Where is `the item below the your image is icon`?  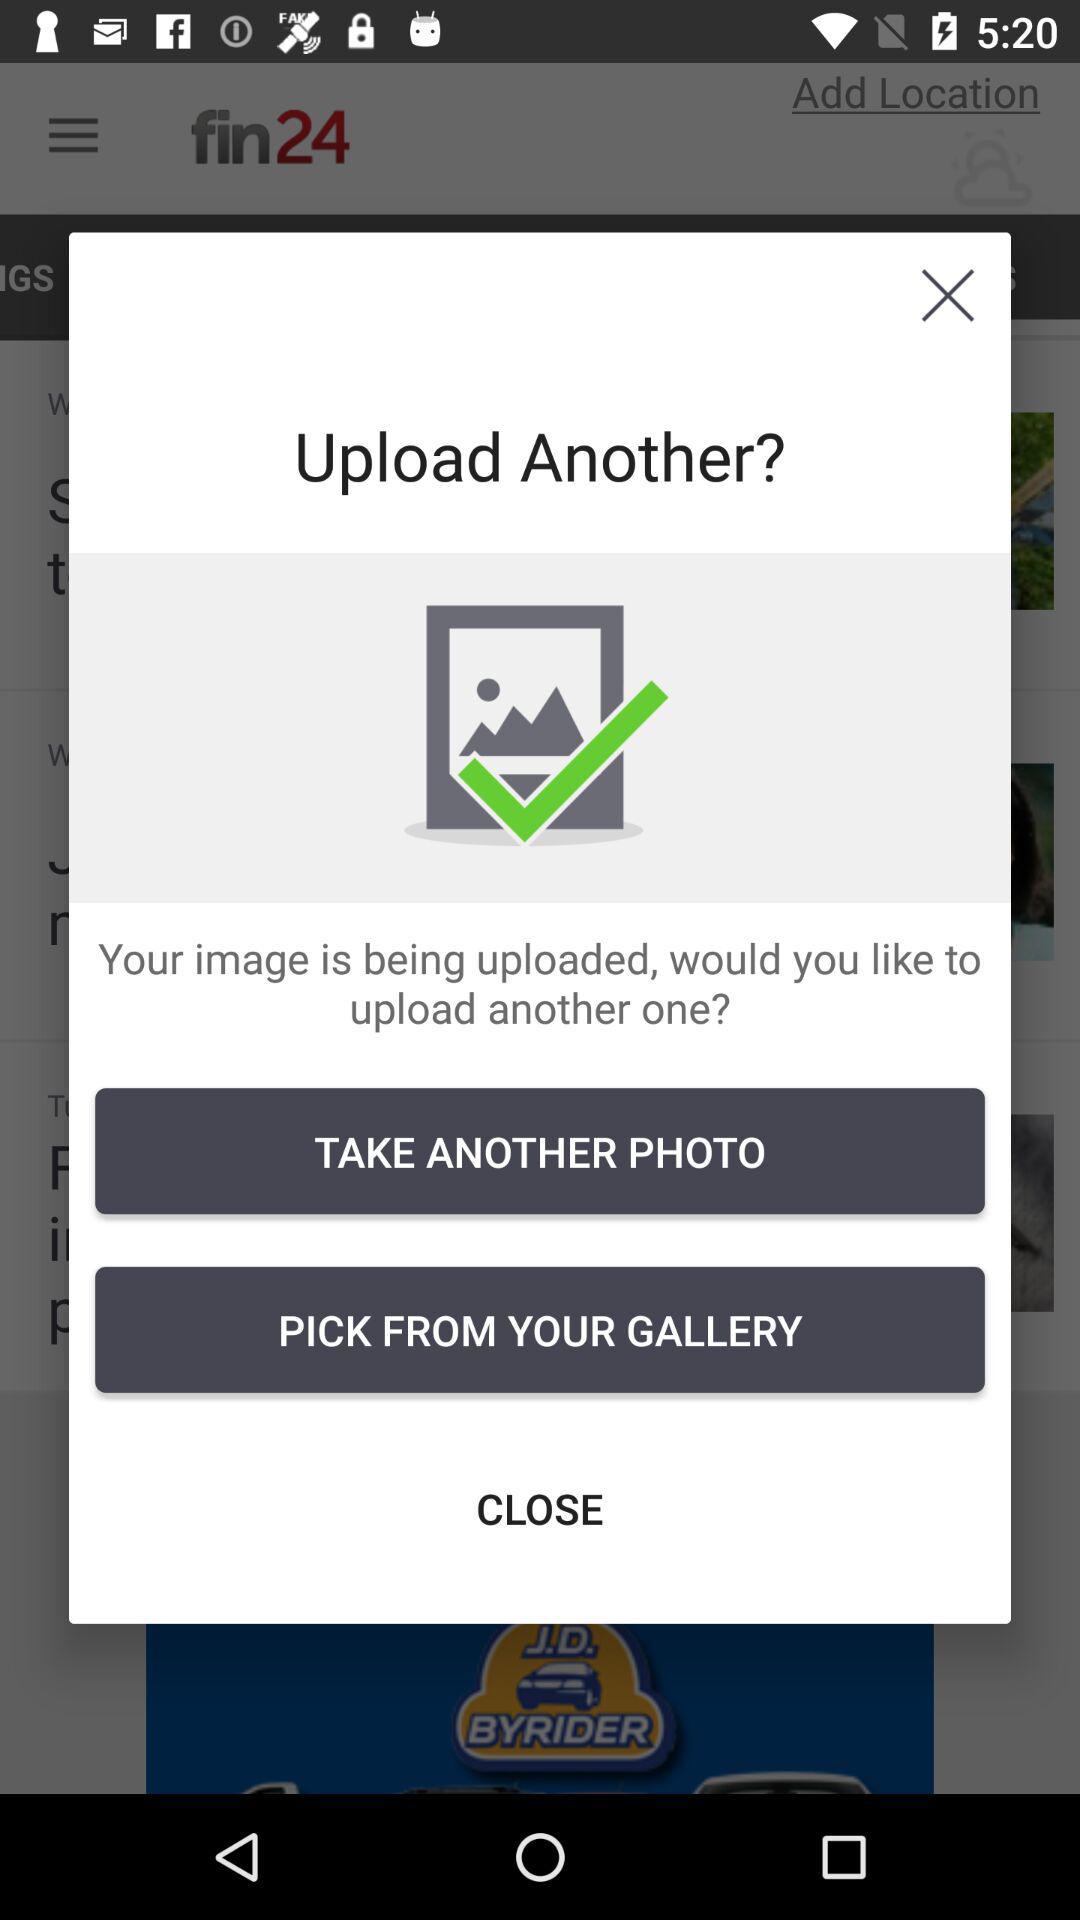
the item below the your image is icon is located at coordinates (540, 1151).